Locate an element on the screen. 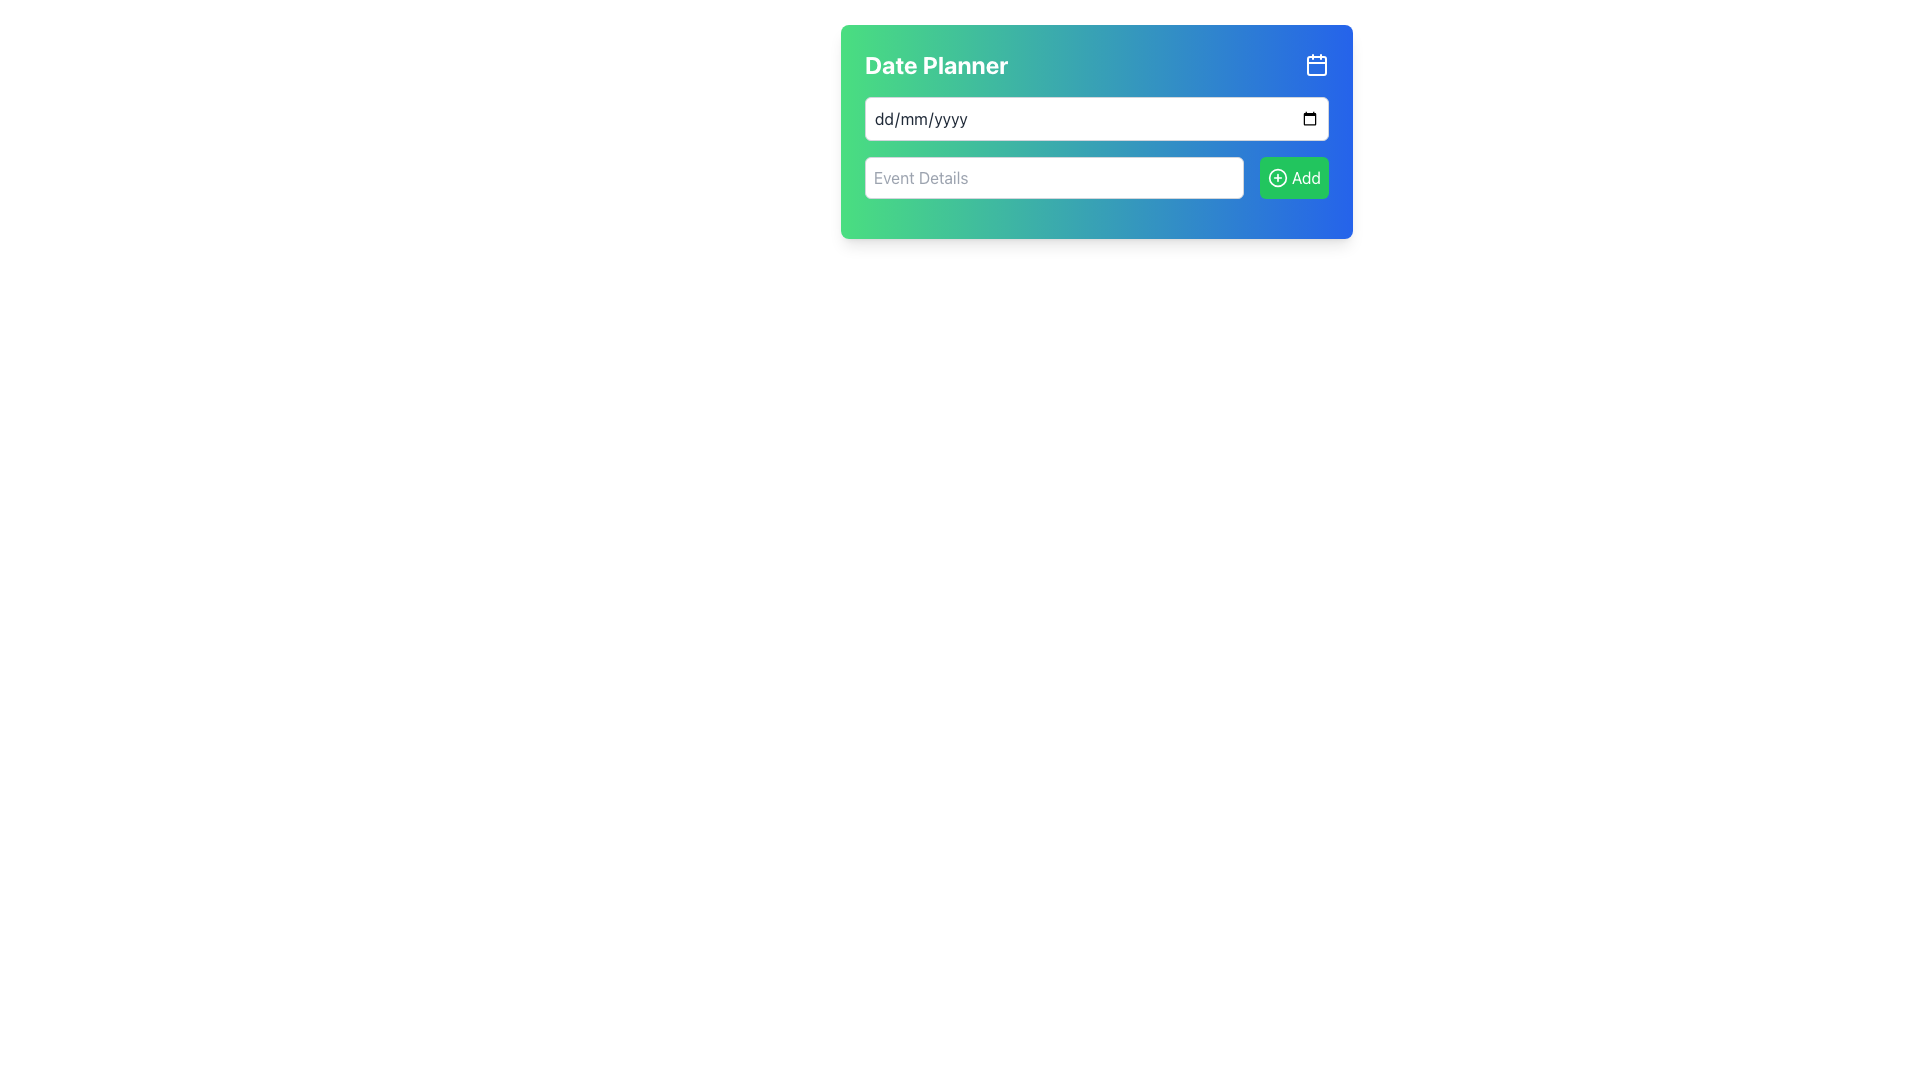  the date input field within the 'Date Planner' is located at coordinates (1096, 119).